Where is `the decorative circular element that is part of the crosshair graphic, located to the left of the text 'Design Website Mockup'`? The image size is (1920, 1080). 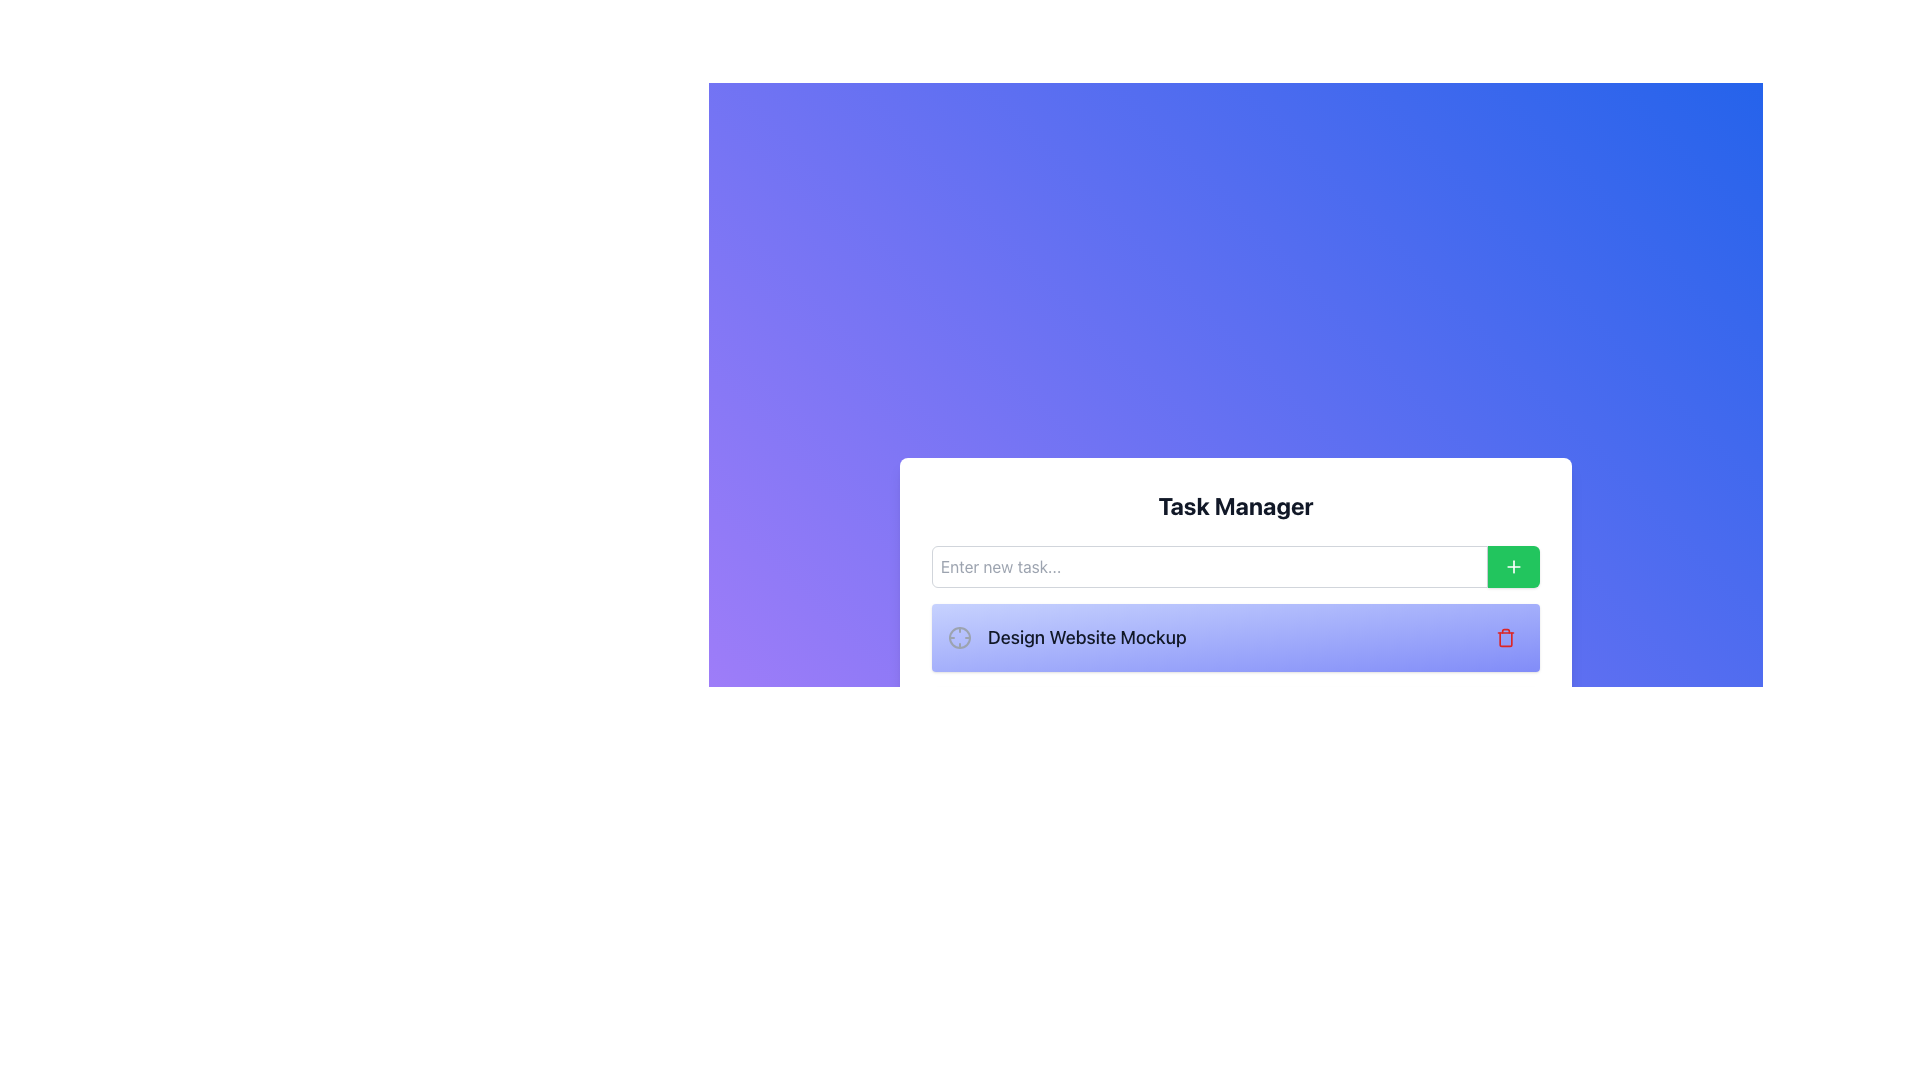
the decorative circular element that is part of the crosshair graphic, located to the left of the text 'Design Website Mockup' is located at coordinates (960, 637).